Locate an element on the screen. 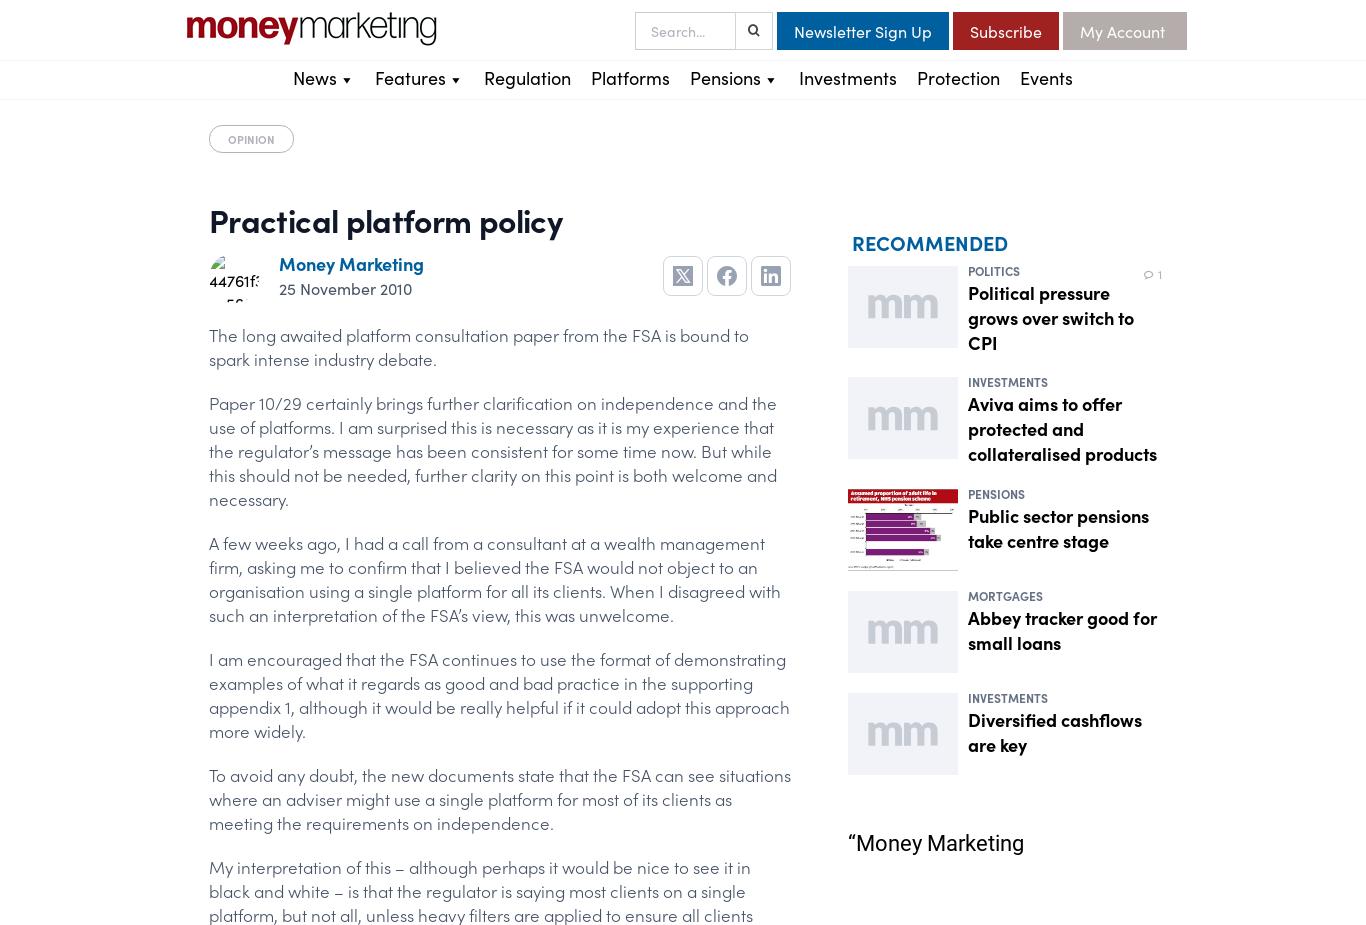  'Aviva aims to offer protected and collateralised products' is located at coordinates (1061, 427).